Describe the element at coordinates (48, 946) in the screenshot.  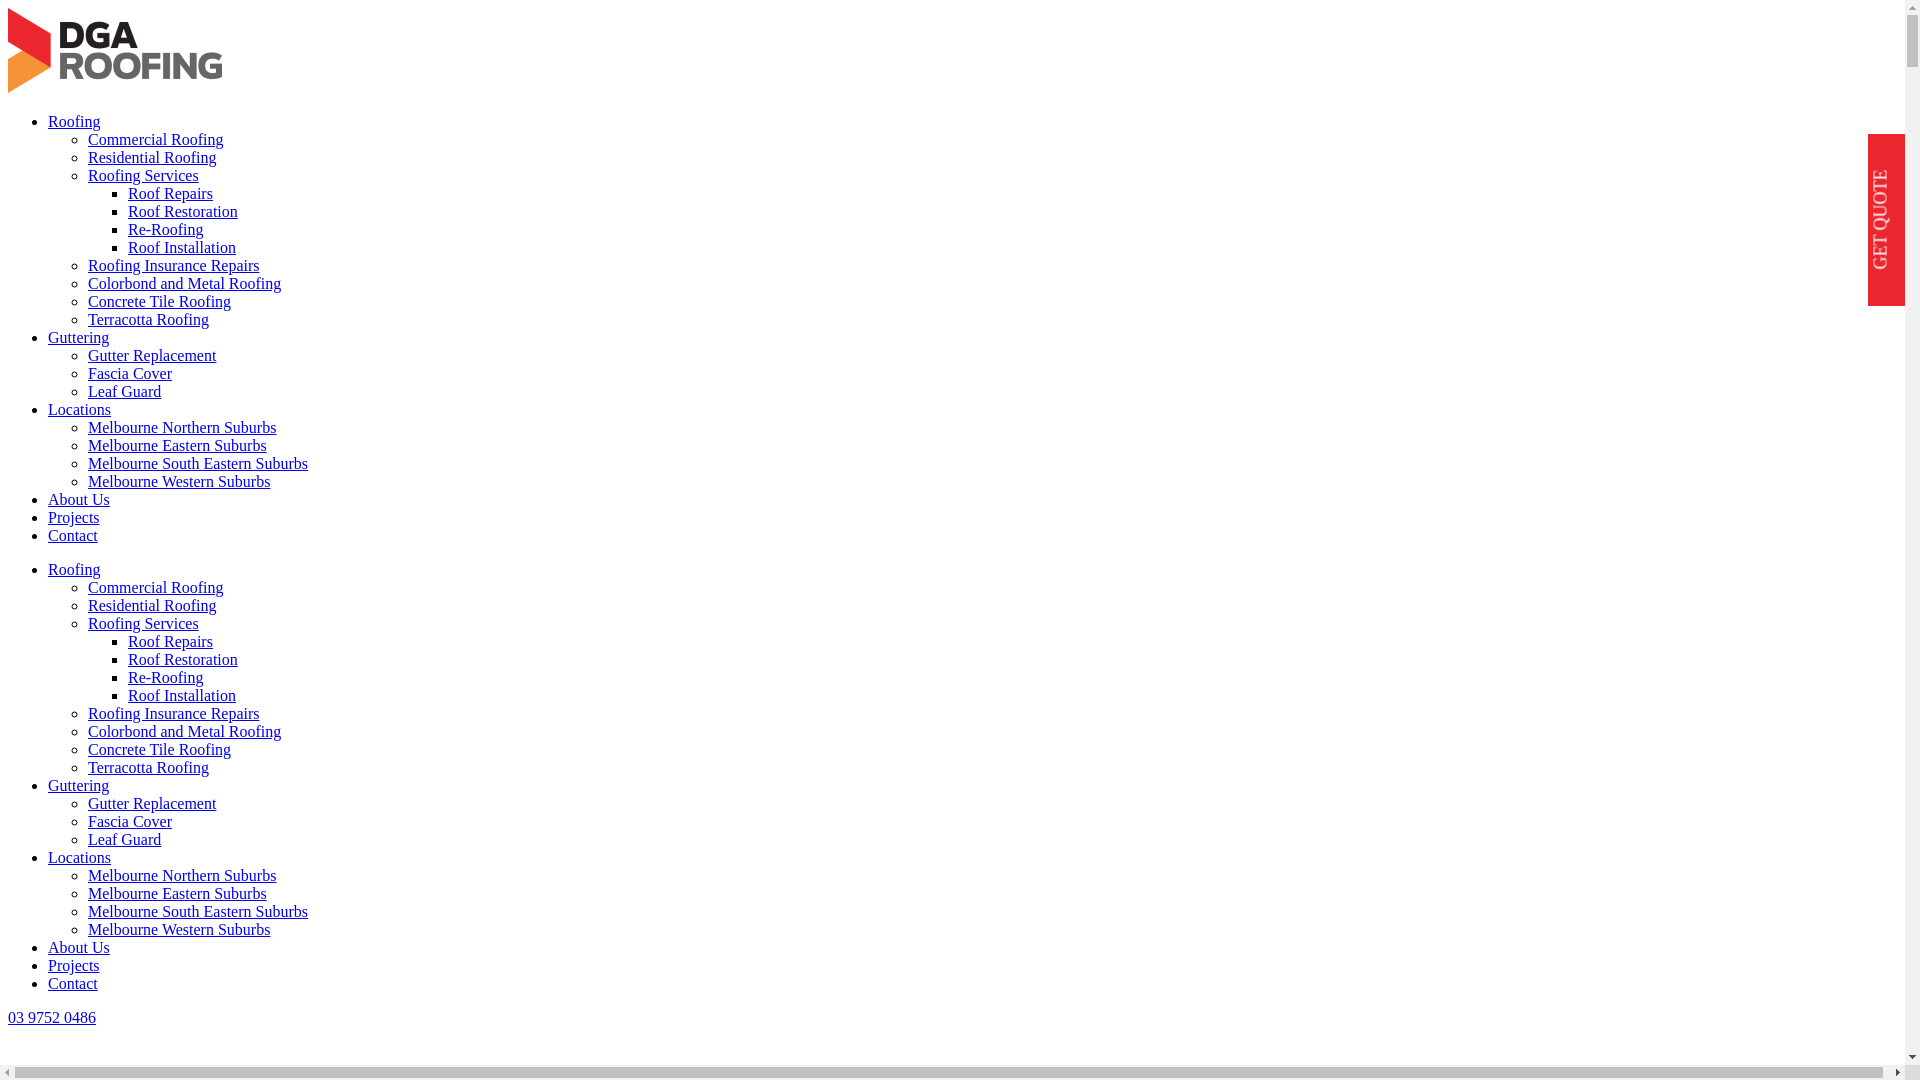
I see `'About Us'` at that location.